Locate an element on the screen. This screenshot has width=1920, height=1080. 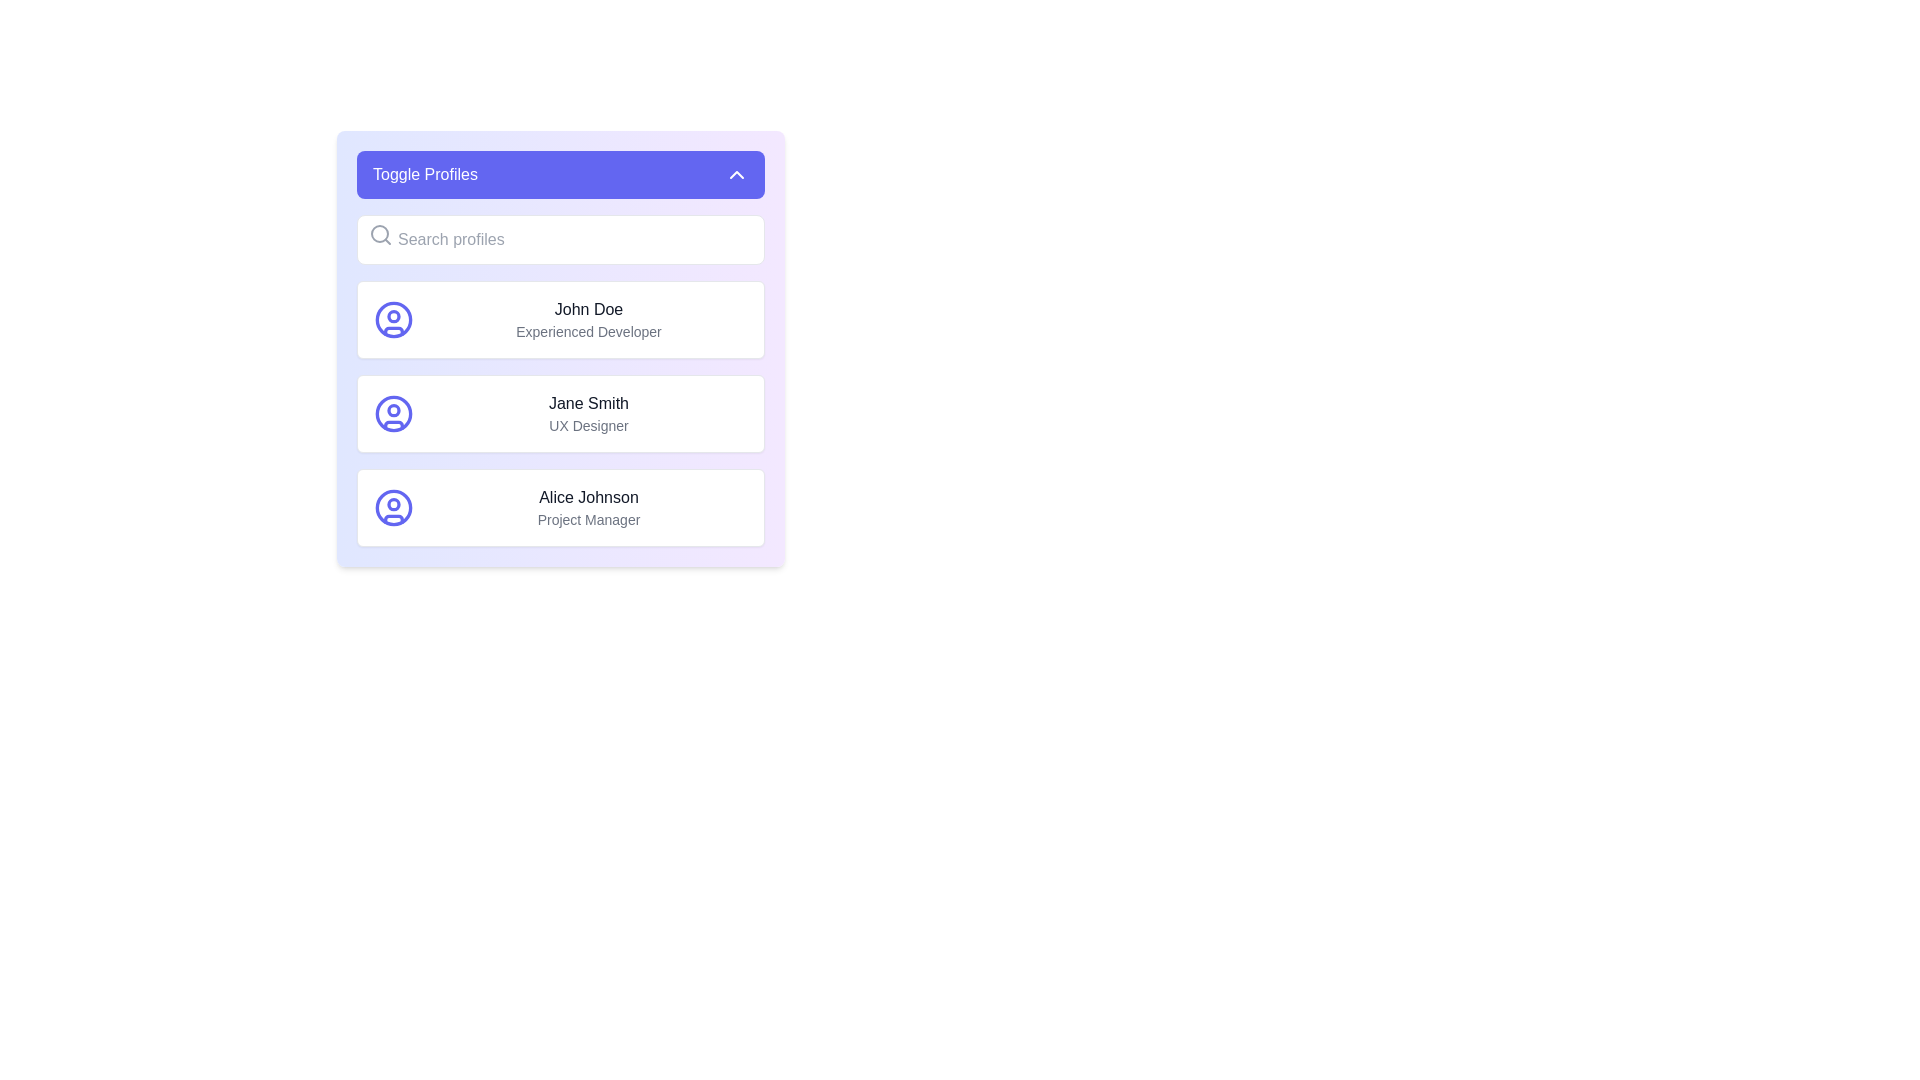
the SVG circle graphic representing John Doe's profile picture located in the user profiles listing interface is located at coordinates (393, 319).